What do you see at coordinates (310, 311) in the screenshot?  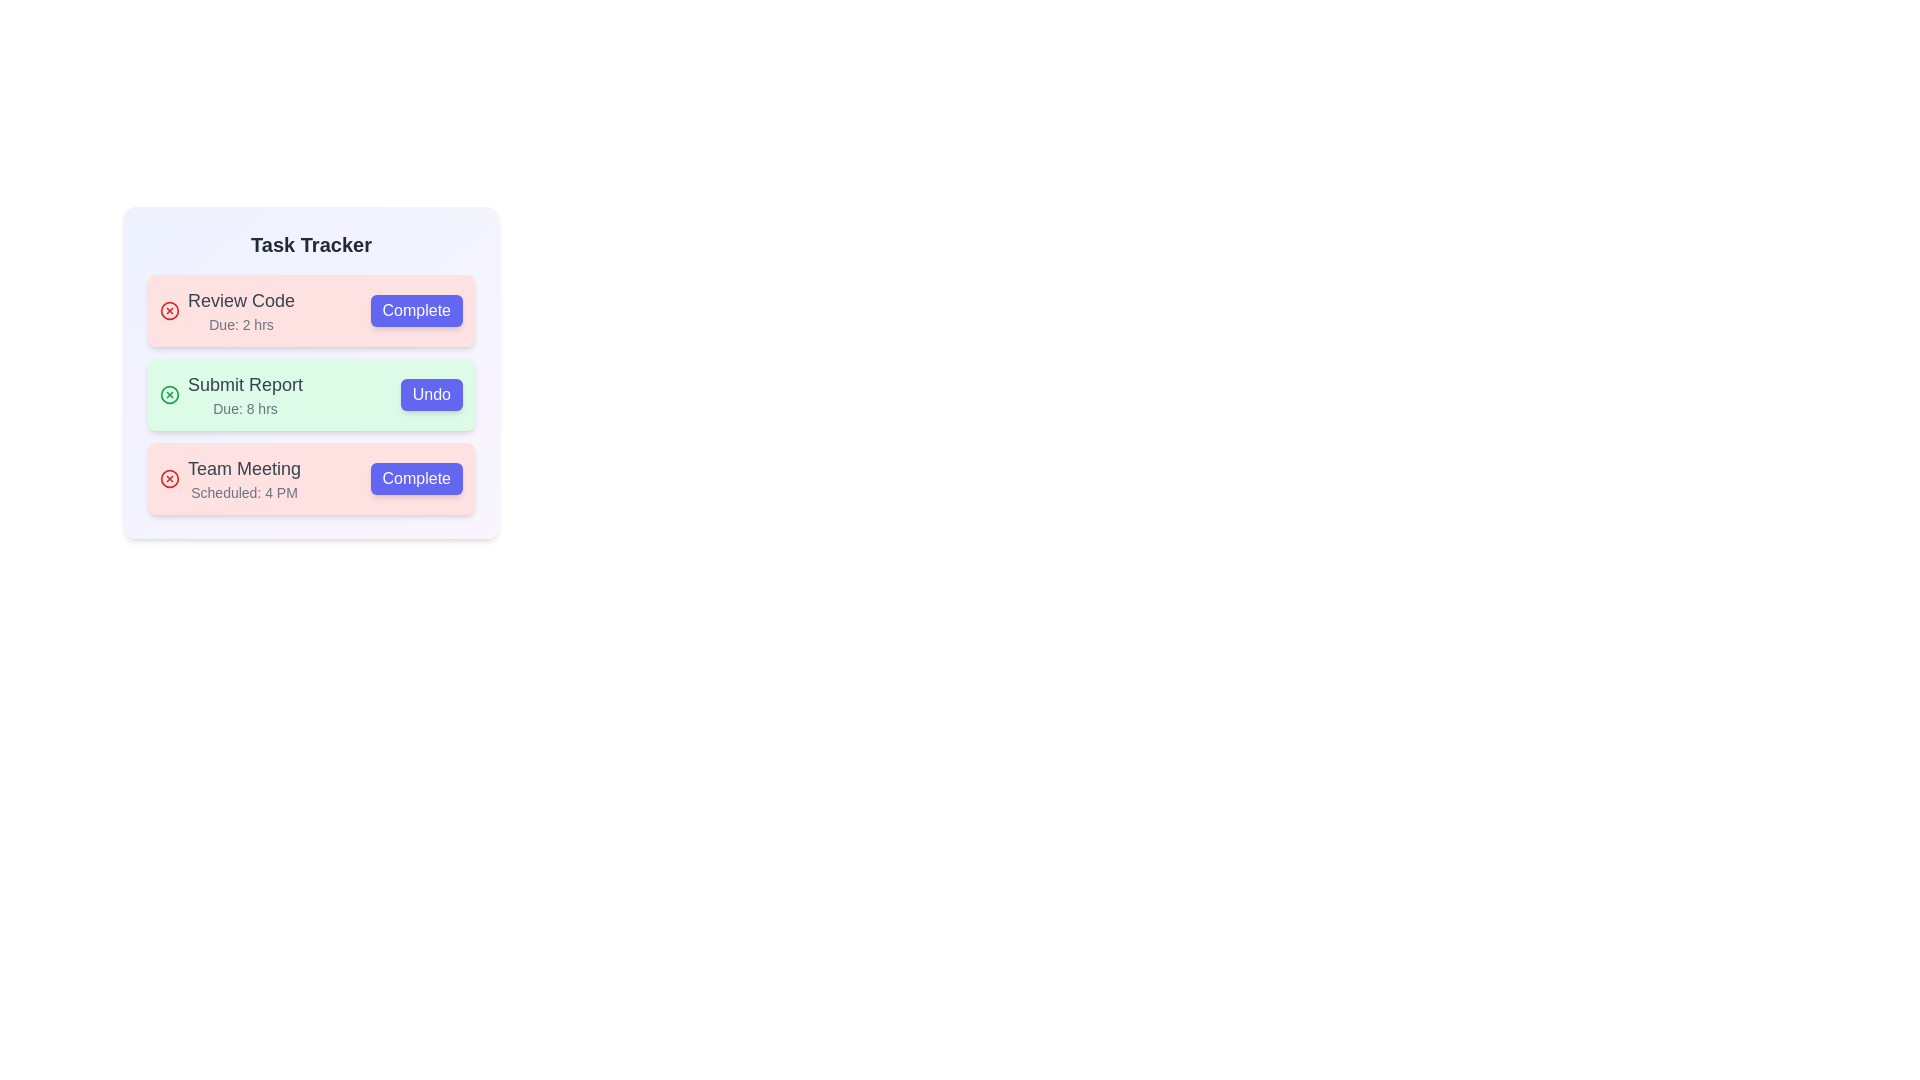 I see `the task labeled 'Review Code' to observe hover effects` at bounding box center [310, 311].